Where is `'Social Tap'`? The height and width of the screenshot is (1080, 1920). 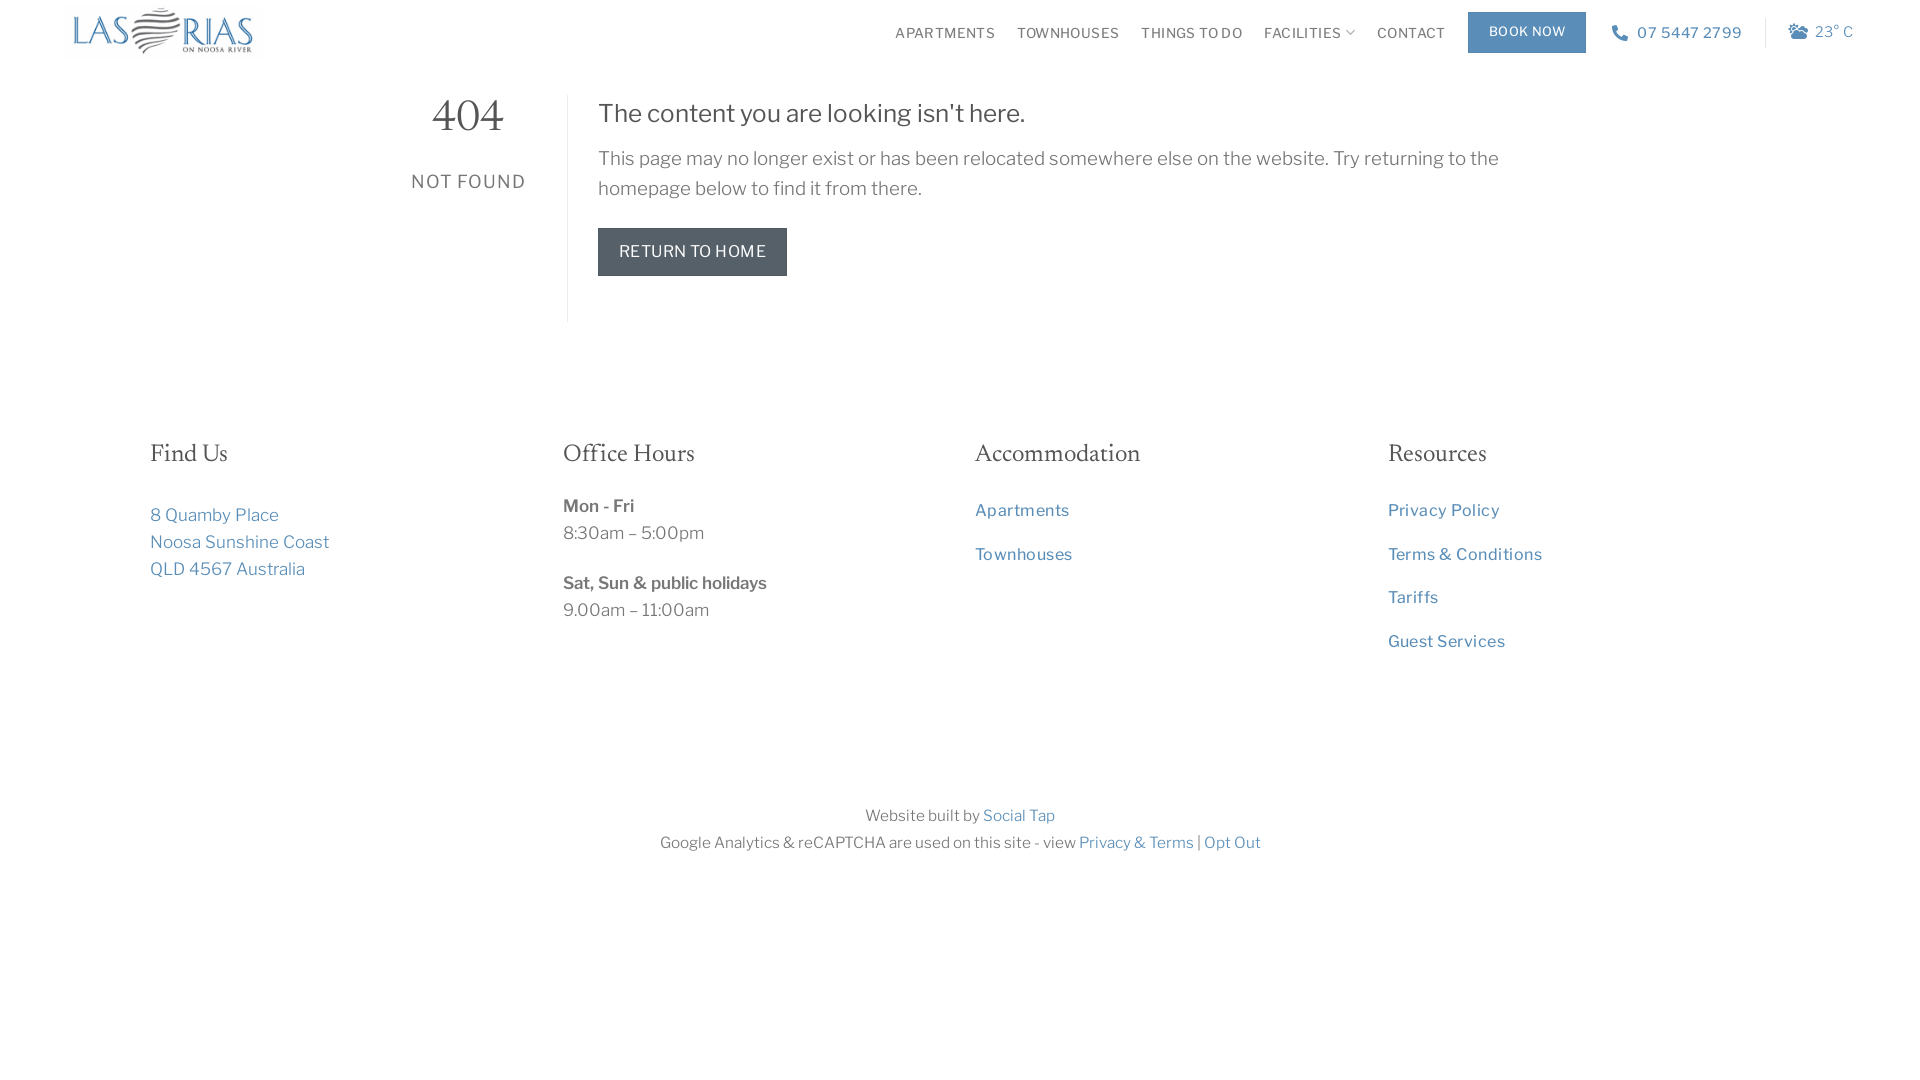
'Social Tap' is located at coordinates (983, 815).